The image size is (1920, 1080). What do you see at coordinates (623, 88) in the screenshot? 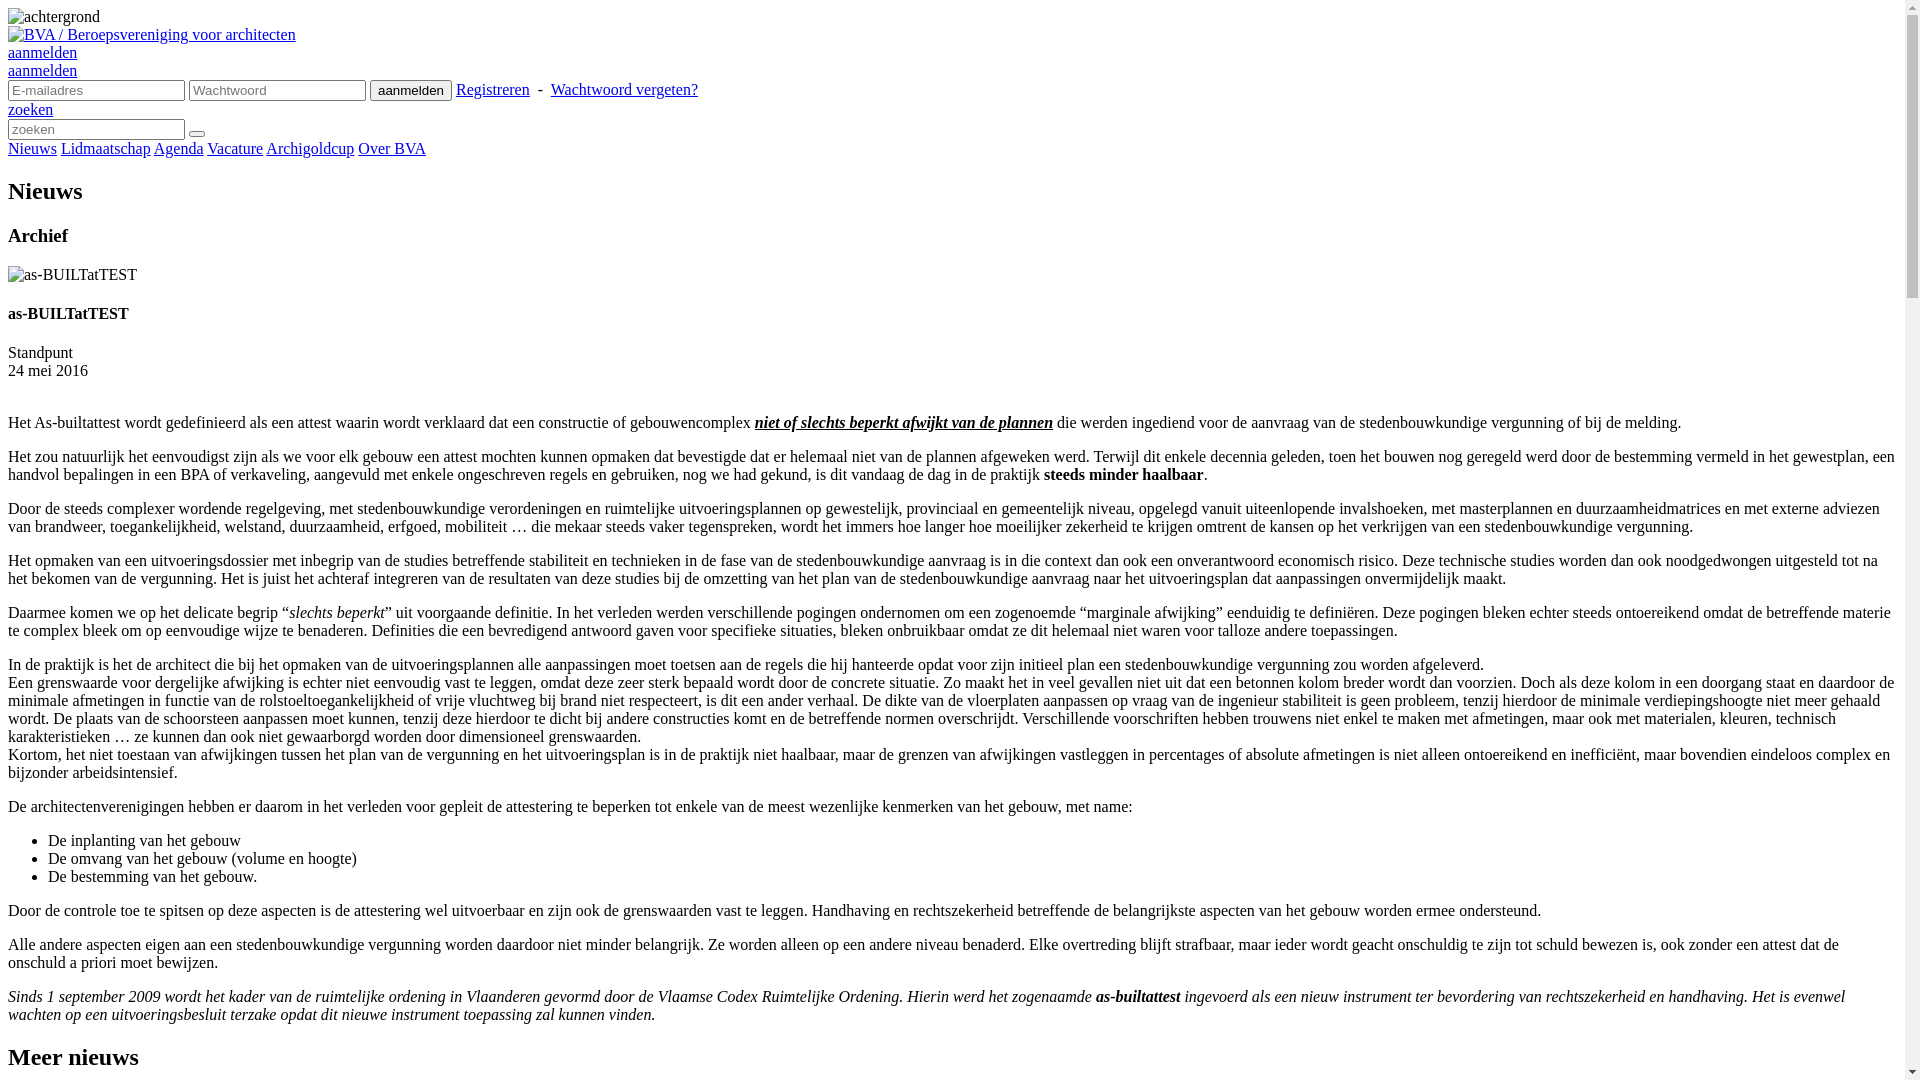
I see `'Wachtwoord vergeten?'` at bounding box center [623, 88].